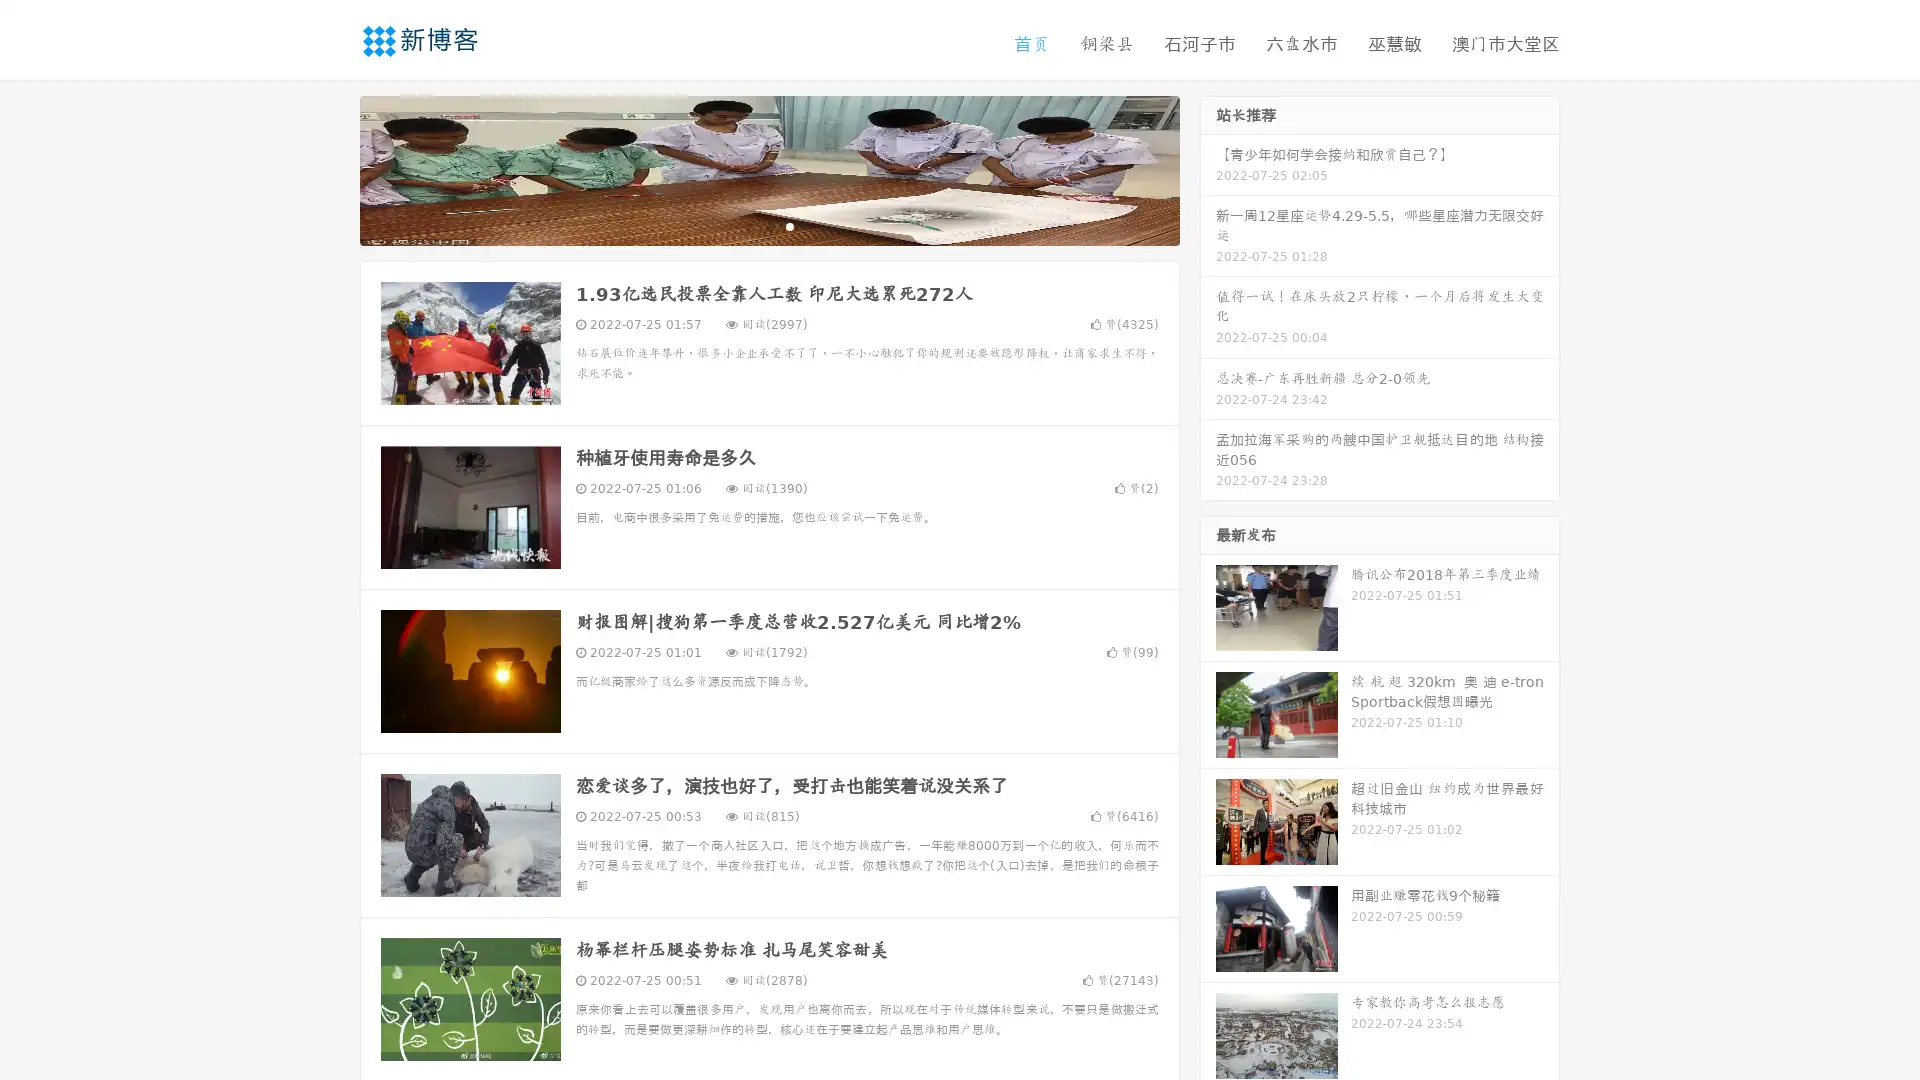 The width and height of the screenshot is (1920, 1080). I want to click on Next slide, so click(1208, 168).